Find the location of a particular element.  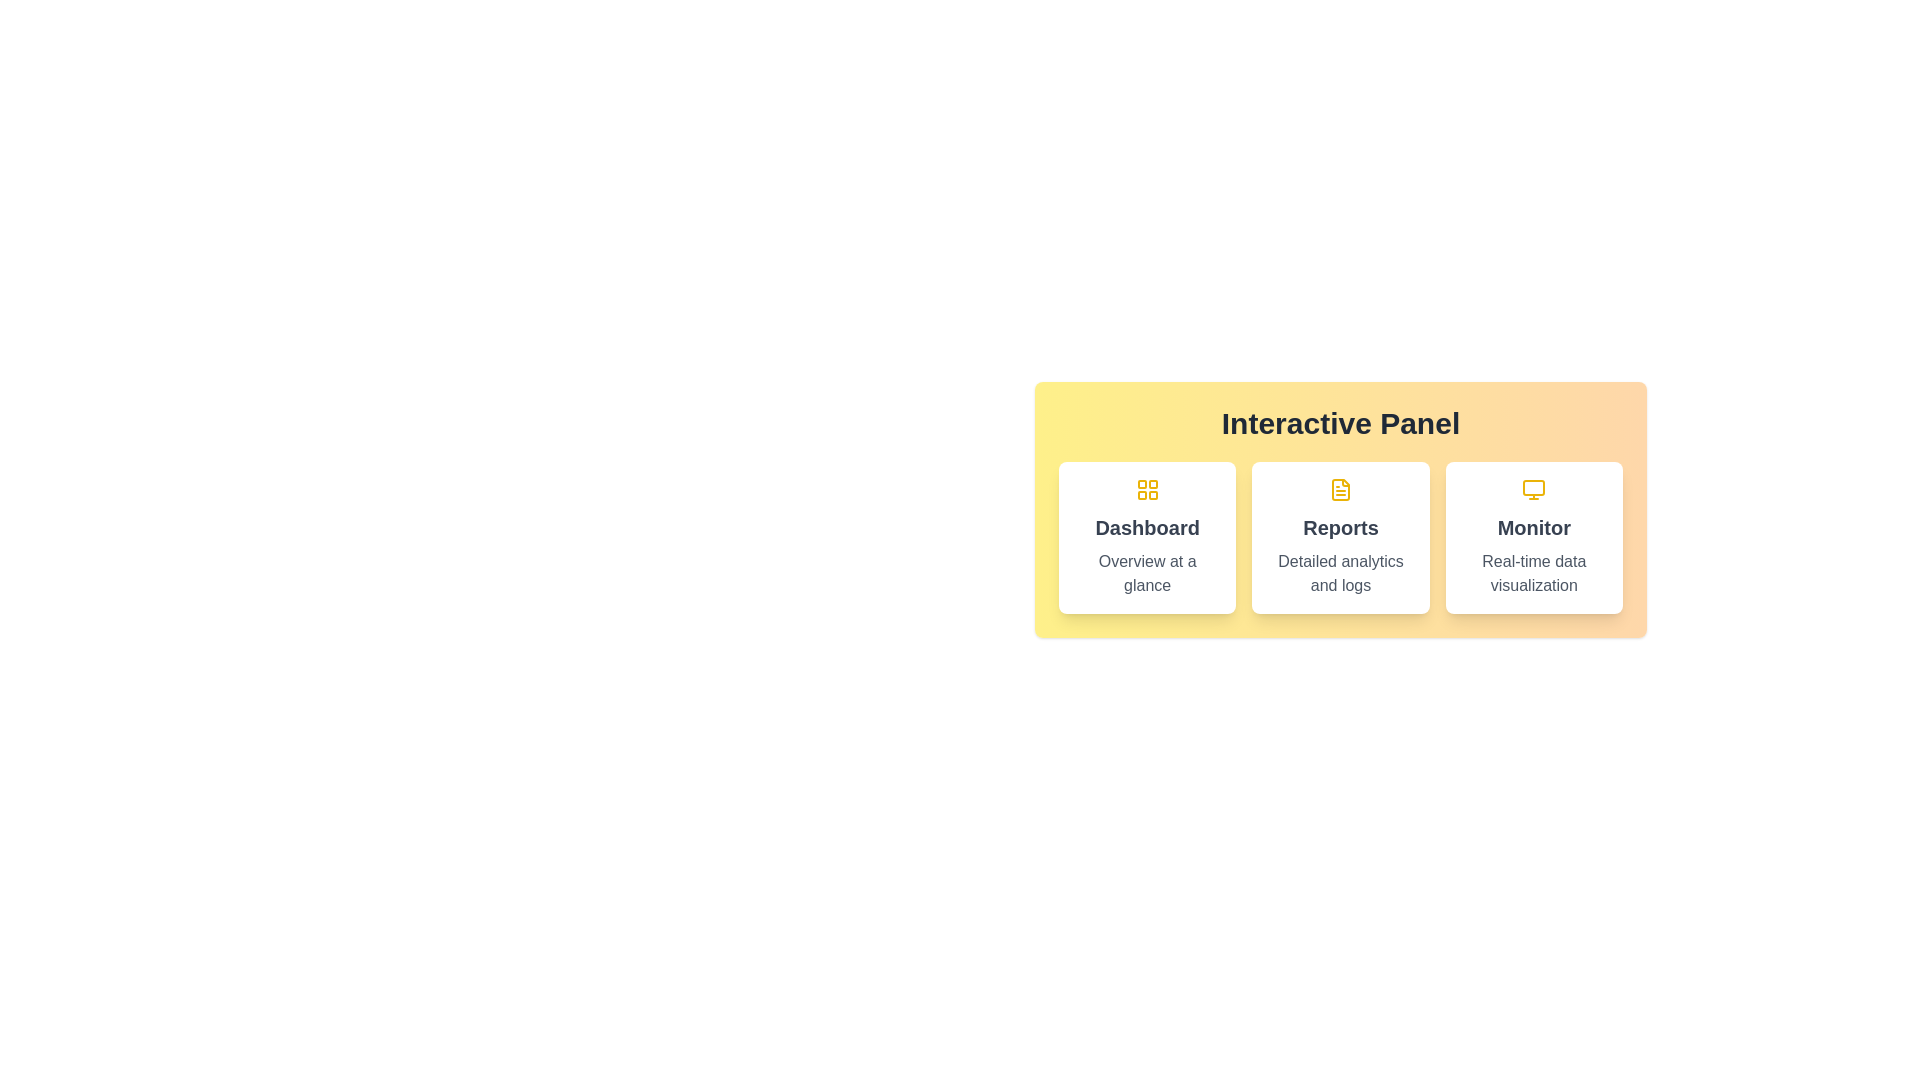

the panel titled Reports is located at coordinates (1340, 536).